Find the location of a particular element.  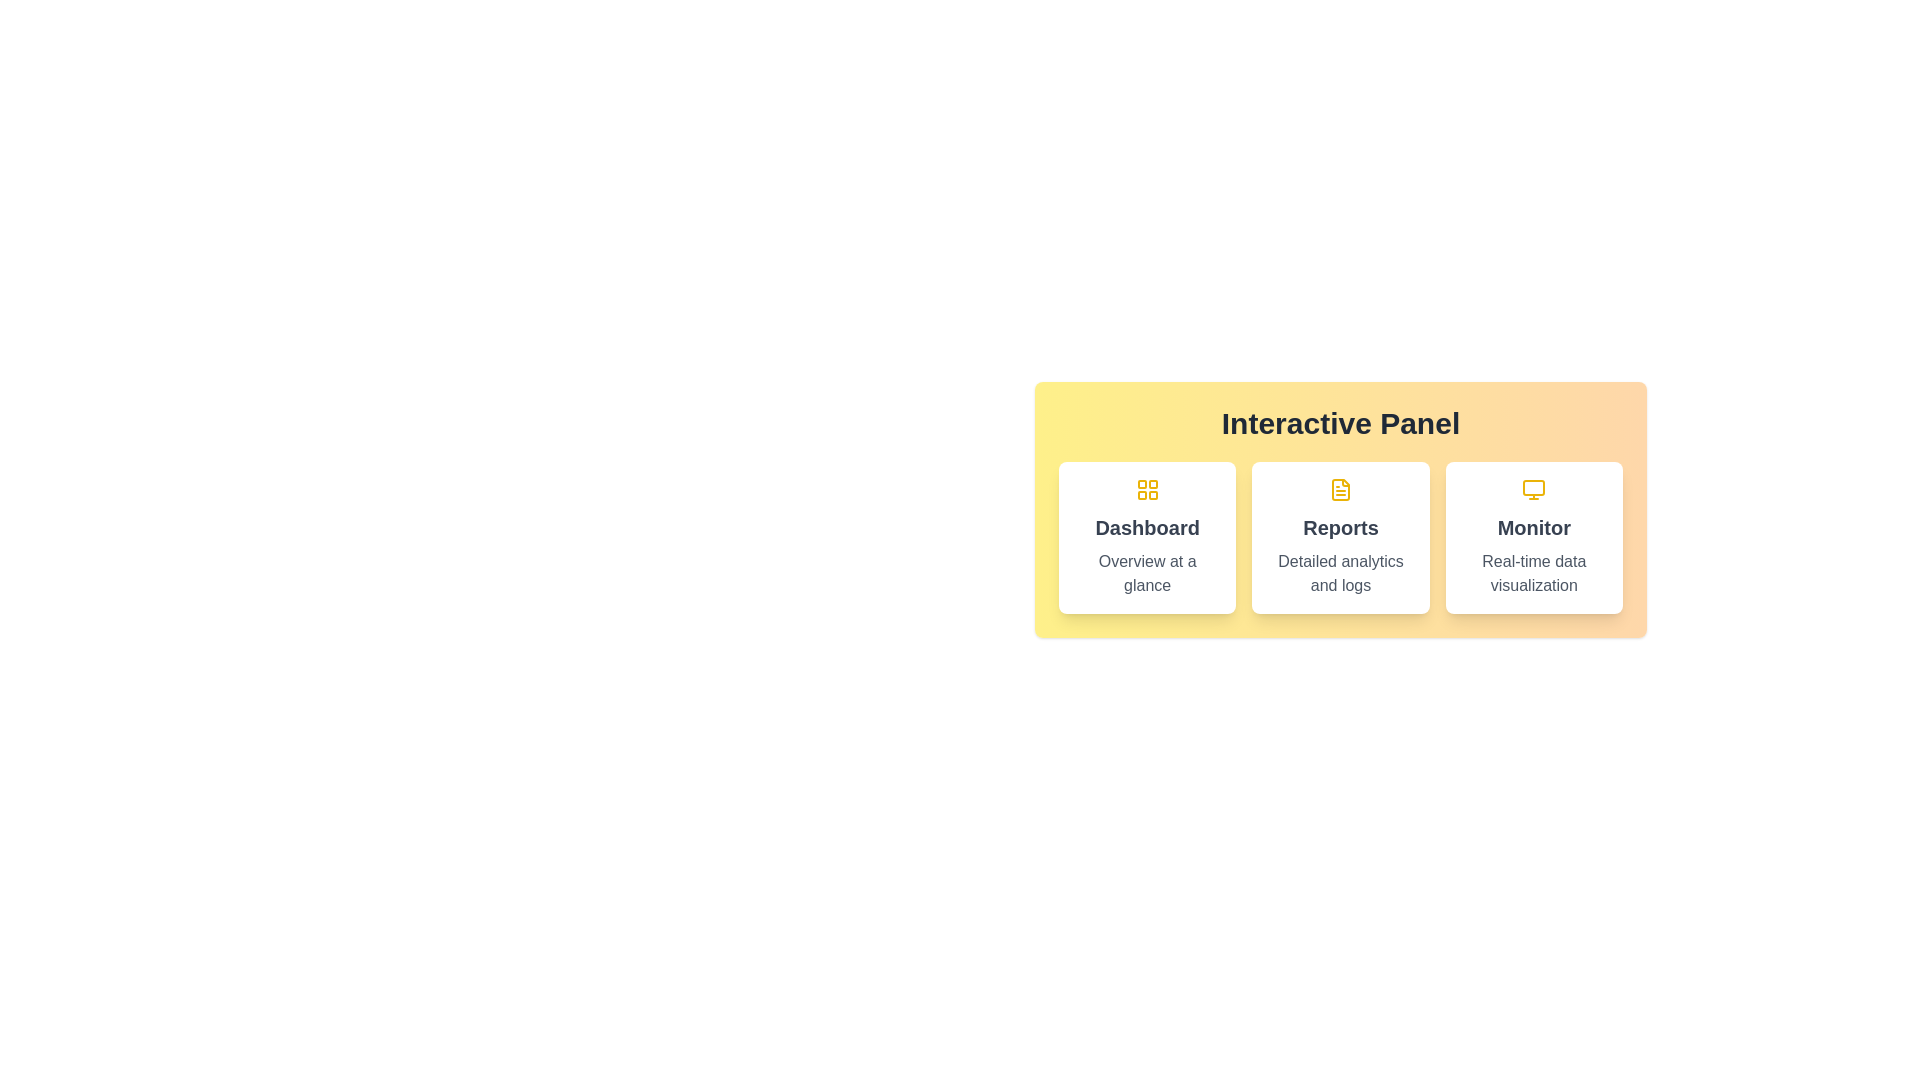

the panel titled Reports is located at coordinates (1340, 536).